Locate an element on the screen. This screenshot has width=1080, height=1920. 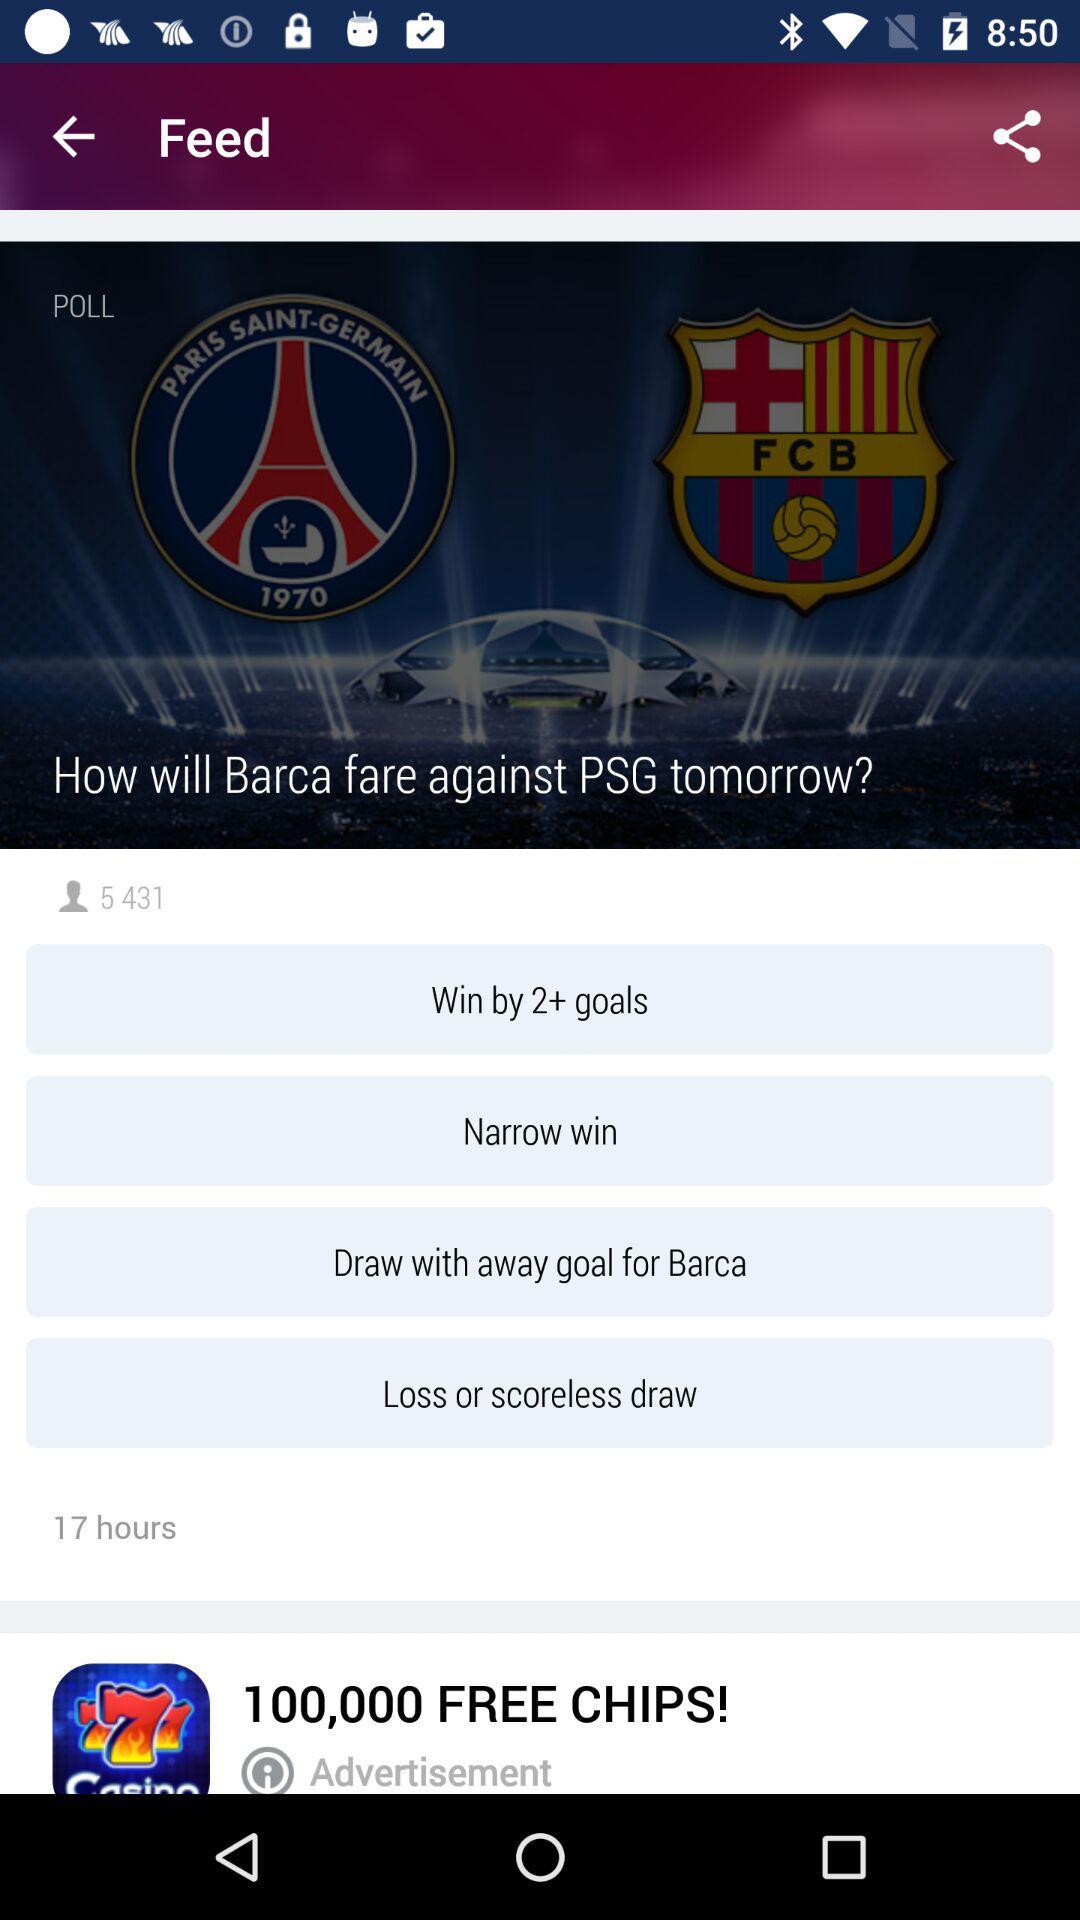
the item below the draw with away item is located at coordinates (540, 1392).